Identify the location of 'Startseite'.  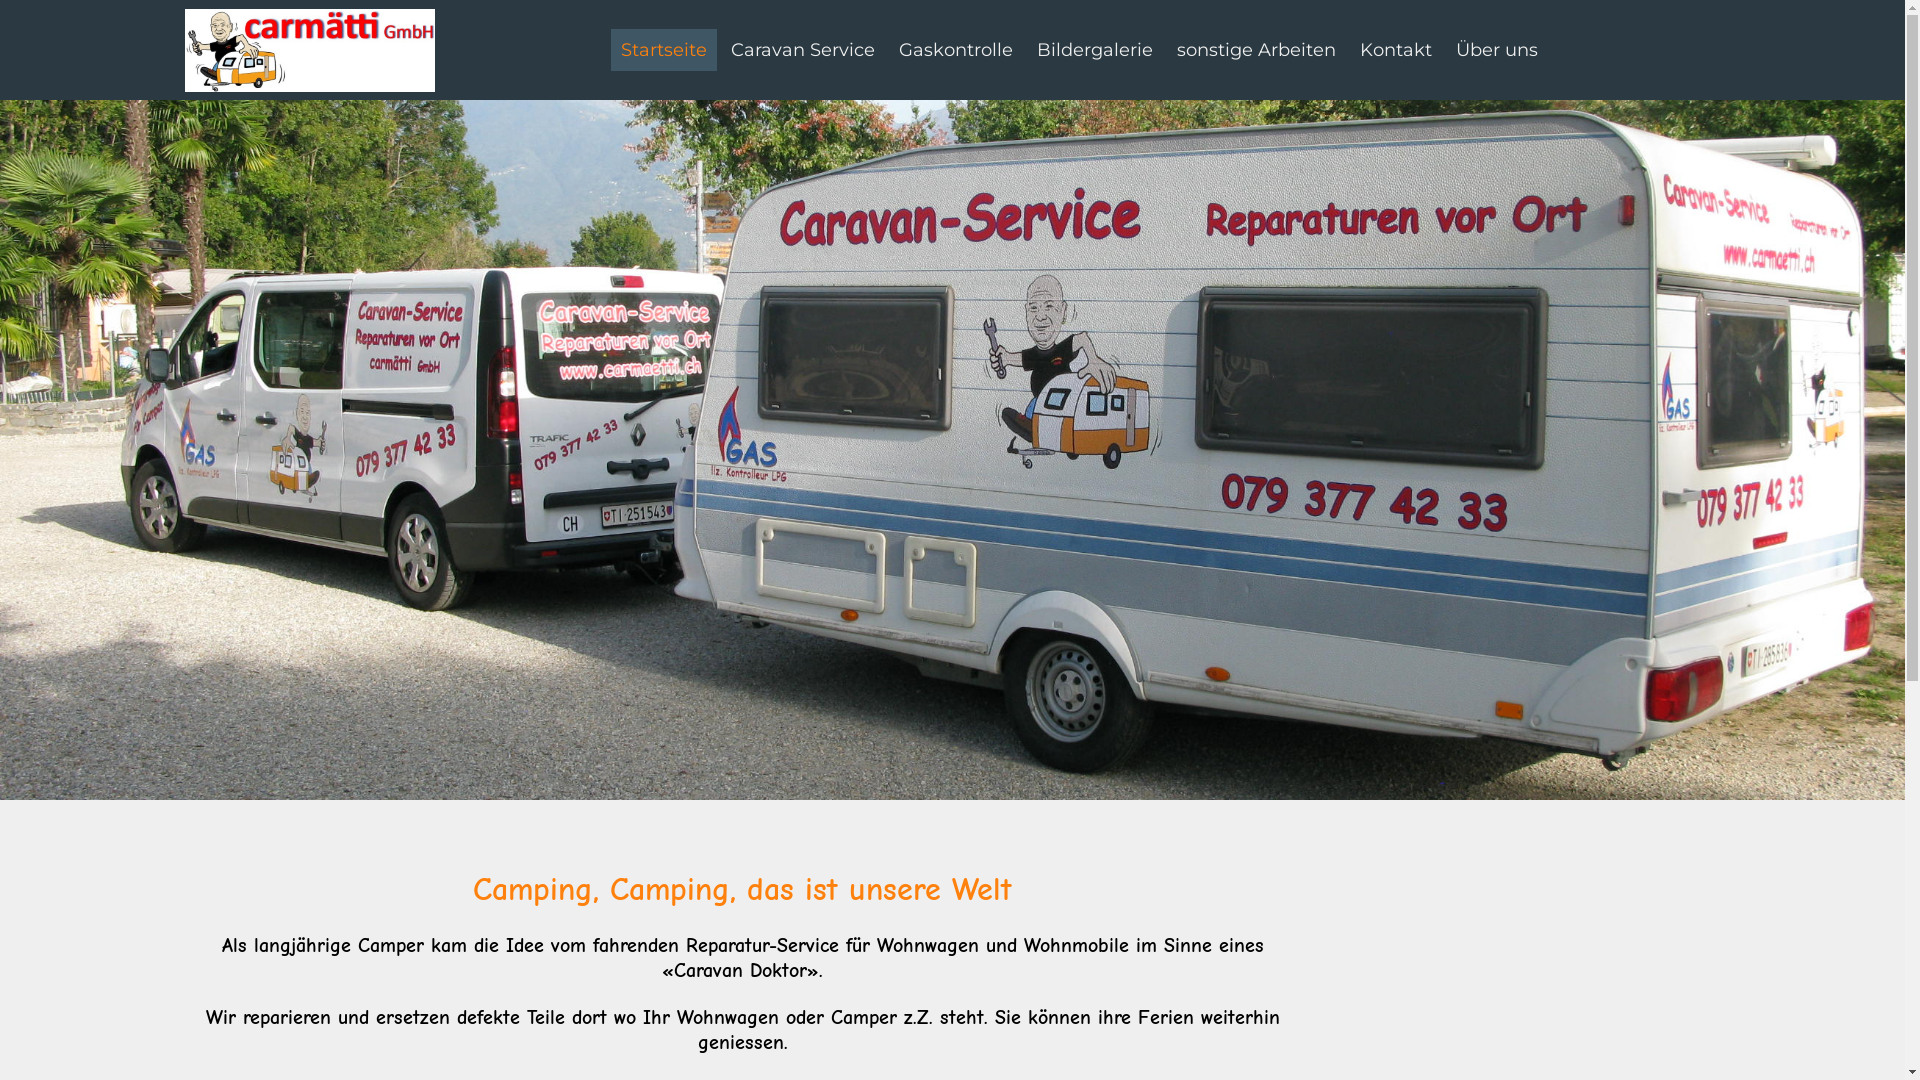
(663, 49).